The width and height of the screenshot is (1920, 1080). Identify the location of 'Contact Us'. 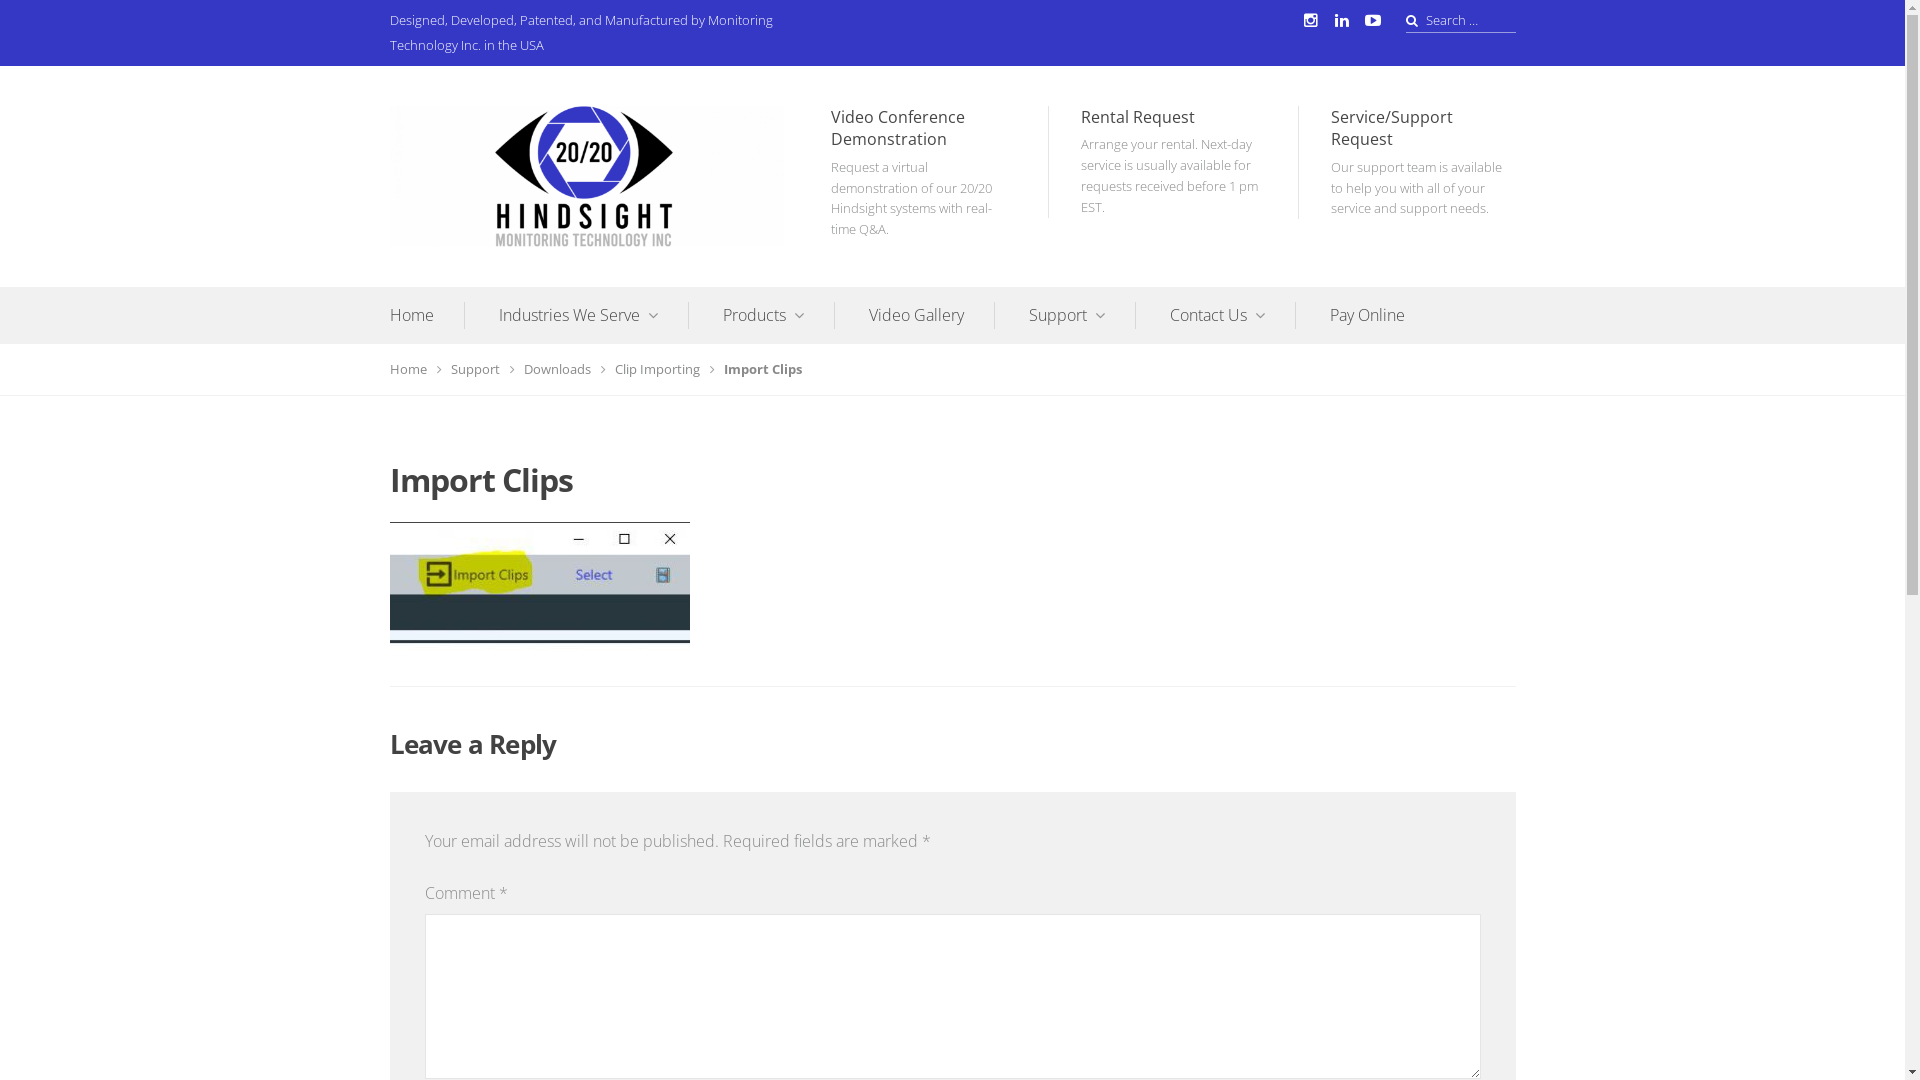
(1232, 315).